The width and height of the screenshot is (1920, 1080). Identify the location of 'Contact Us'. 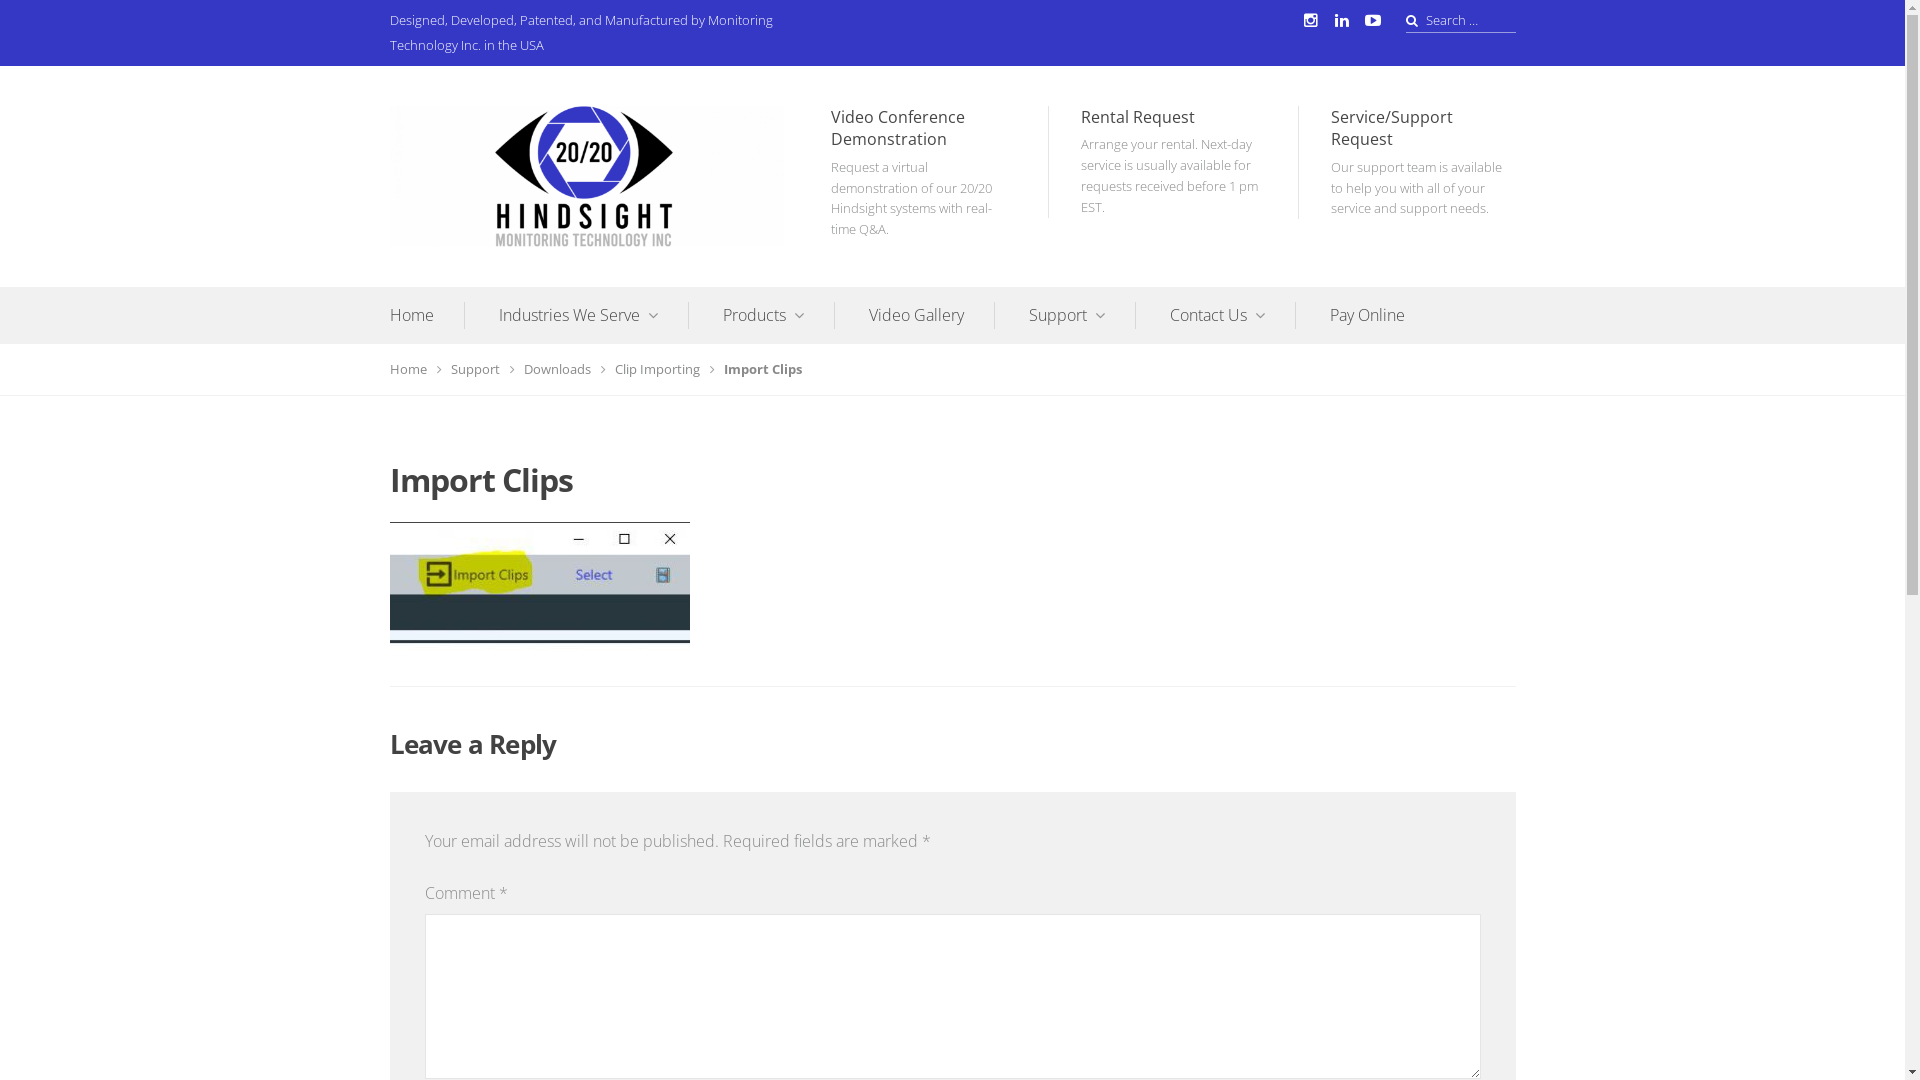
(1232, 315).